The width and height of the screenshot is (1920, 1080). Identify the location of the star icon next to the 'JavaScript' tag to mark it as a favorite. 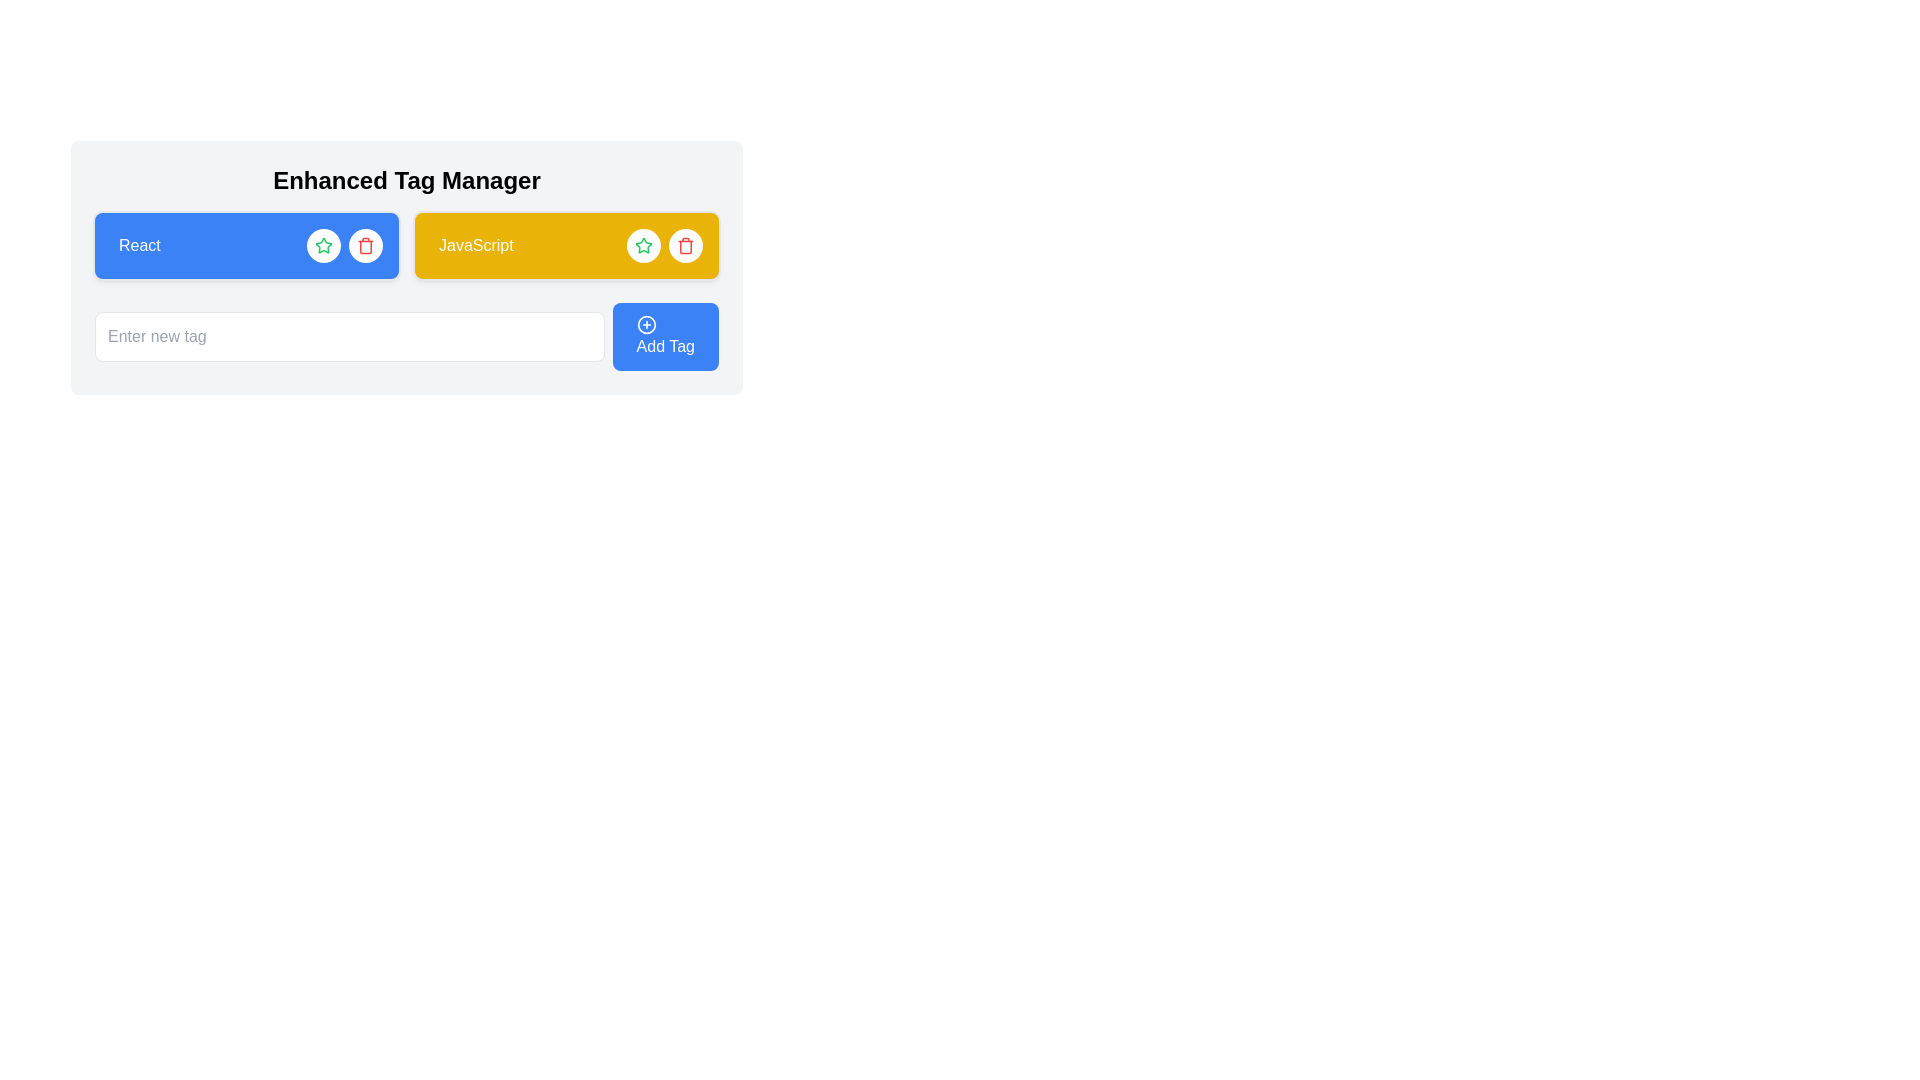
(322, 244).